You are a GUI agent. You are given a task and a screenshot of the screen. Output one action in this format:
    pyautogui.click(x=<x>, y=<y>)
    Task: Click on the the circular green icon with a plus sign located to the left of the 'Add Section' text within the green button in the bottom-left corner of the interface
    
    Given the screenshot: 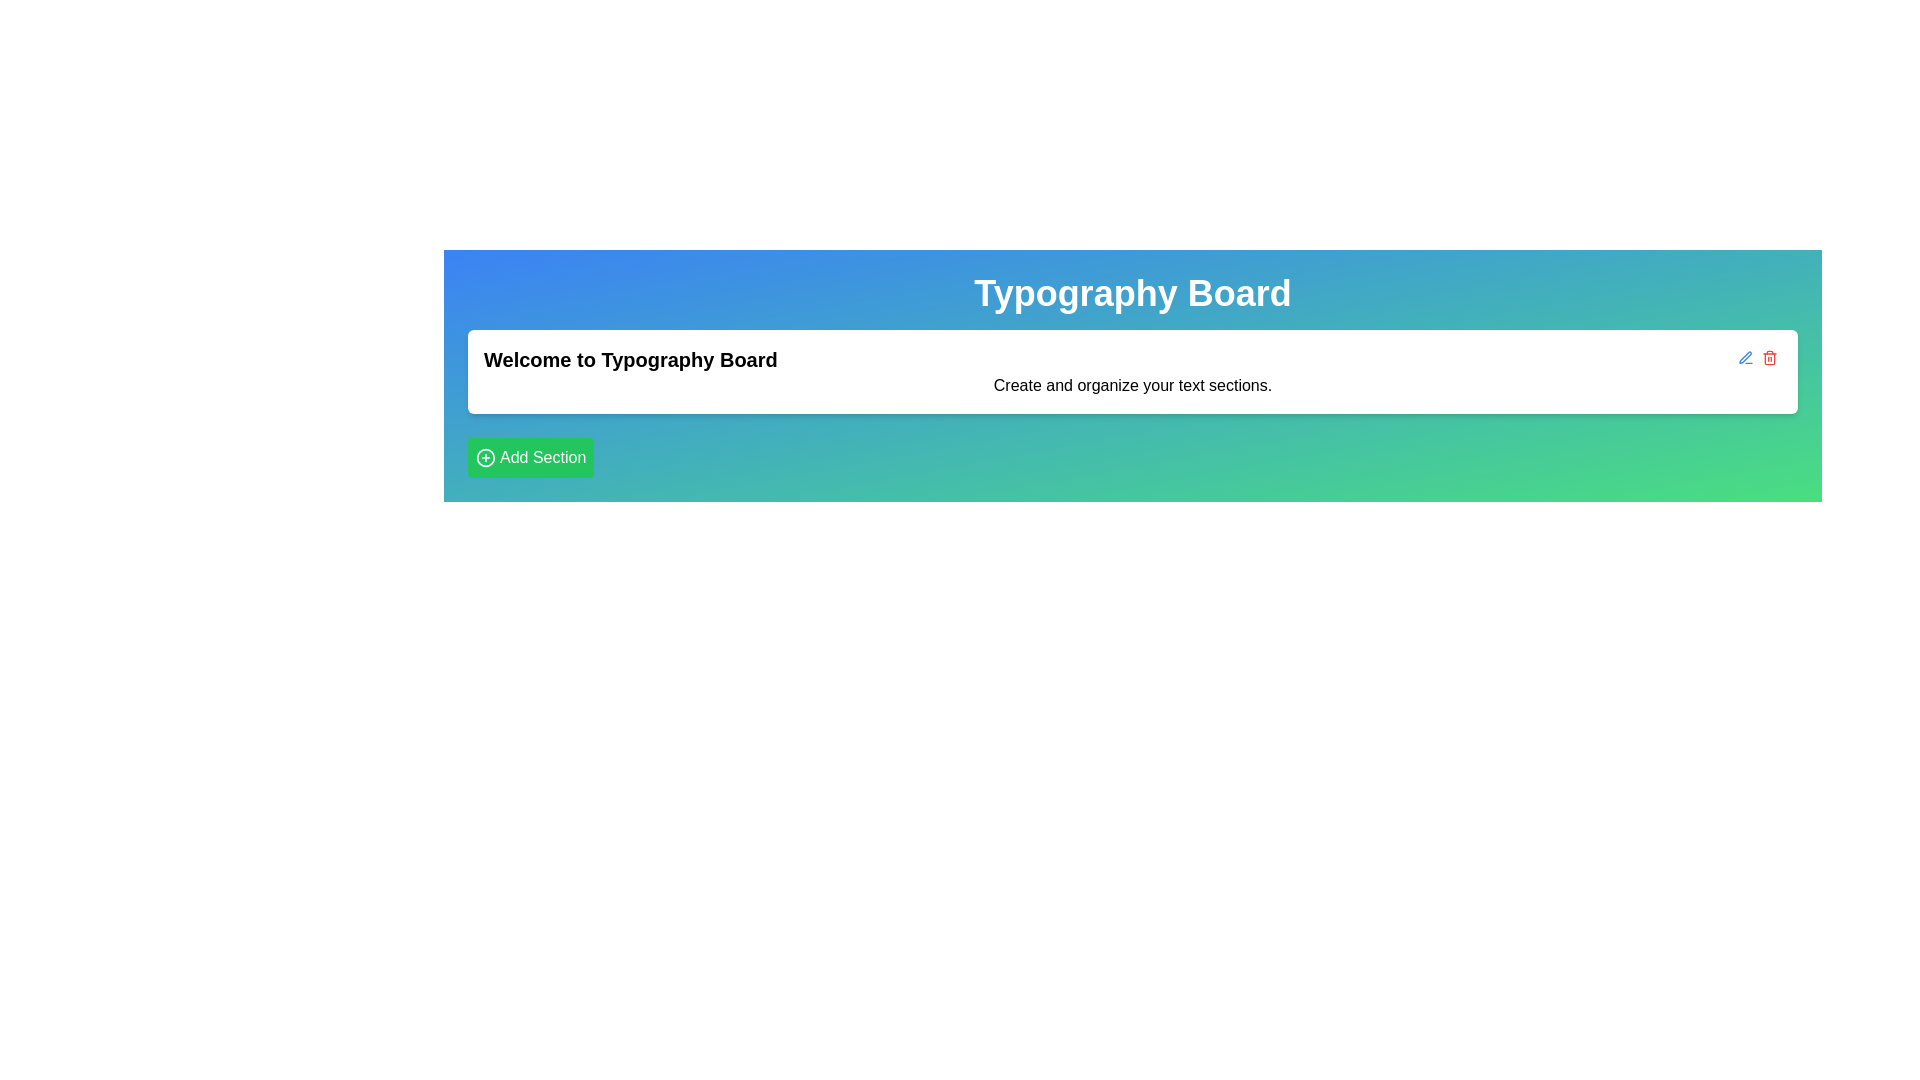 What is the action you would take?
    pyautogui.click(x=485, y=458)
    